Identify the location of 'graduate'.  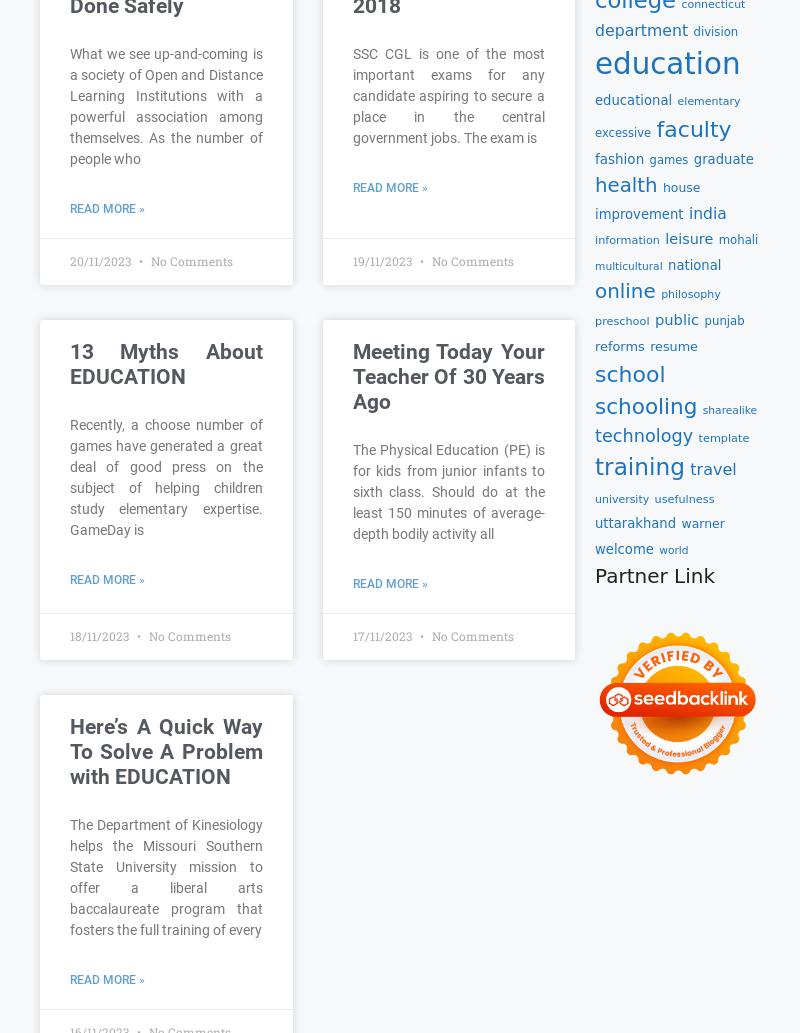
(722, 158).